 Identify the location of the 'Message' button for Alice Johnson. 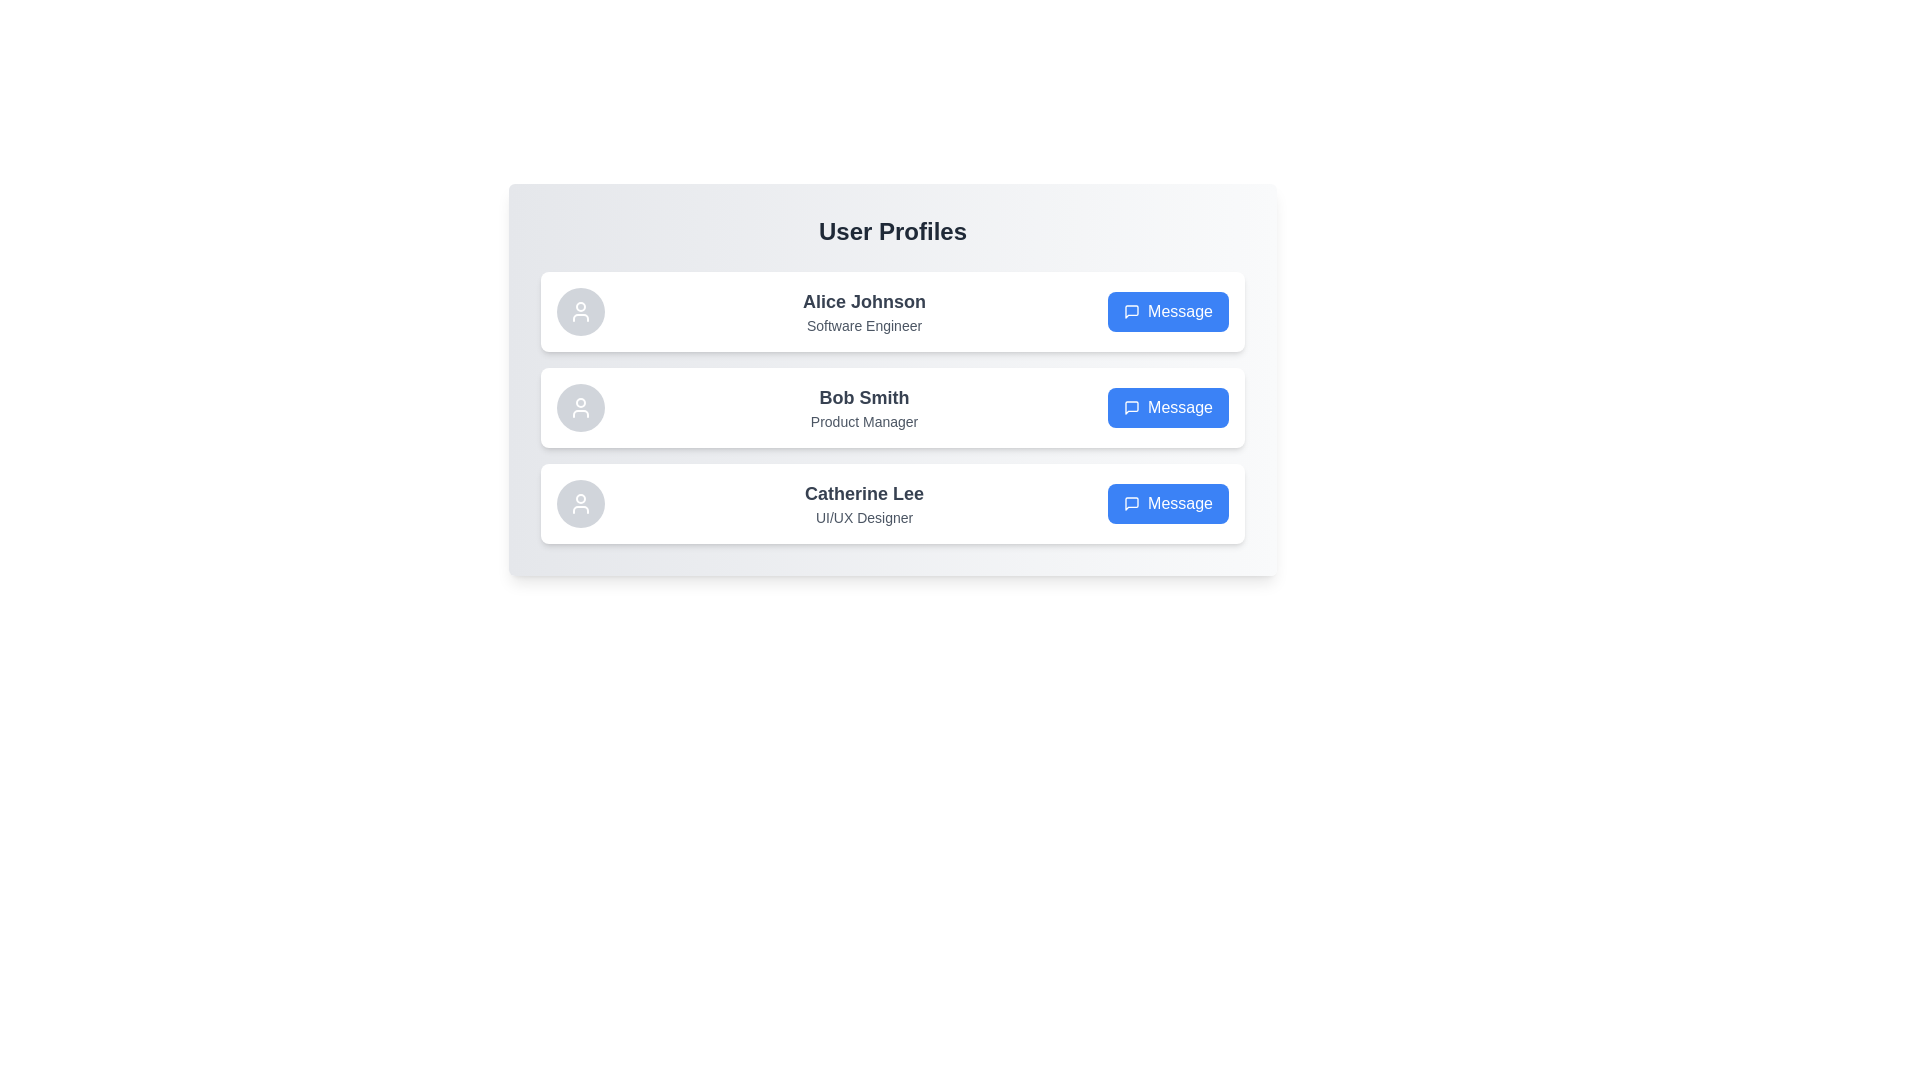
(1168, 312).